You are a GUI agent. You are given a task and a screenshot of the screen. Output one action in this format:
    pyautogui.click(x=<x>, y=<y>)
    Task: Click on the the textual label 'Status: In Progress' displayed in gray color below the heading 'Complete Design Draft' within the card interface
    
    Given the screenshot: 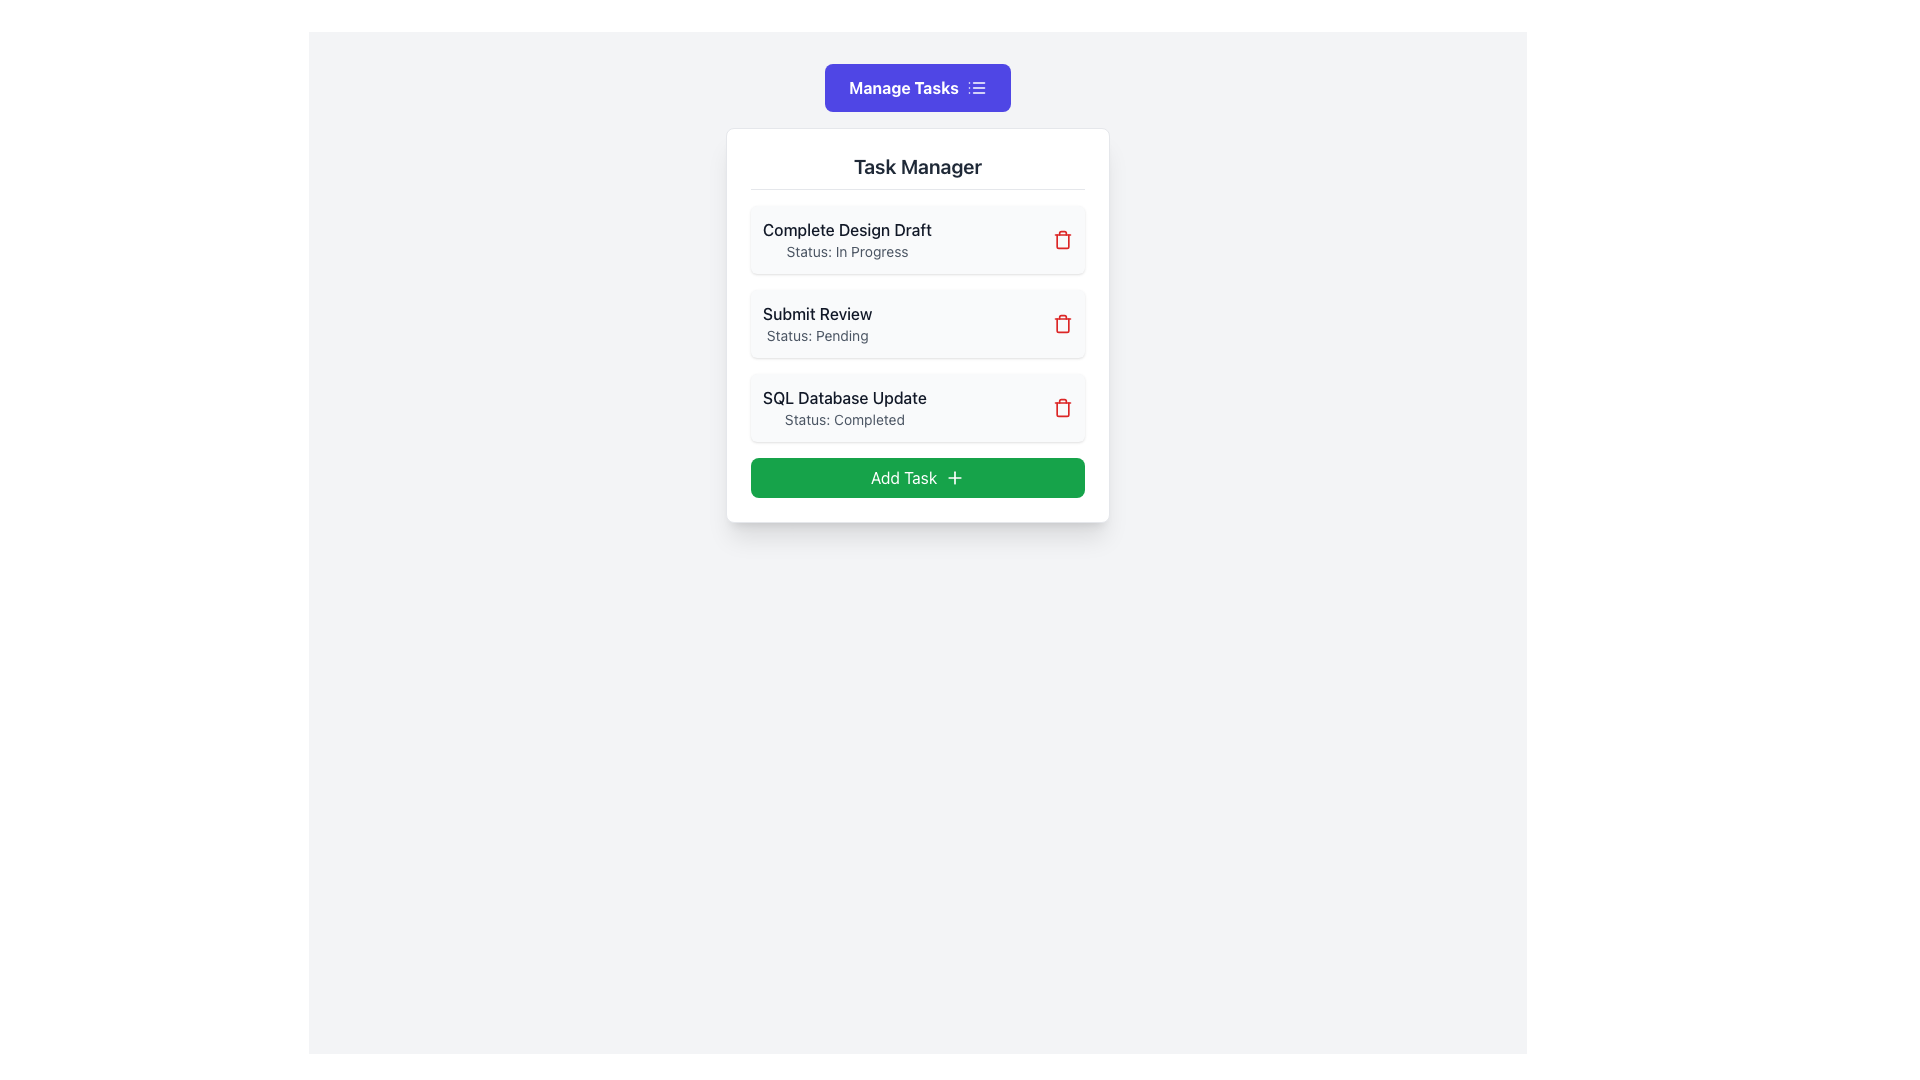 What is the action you would take?
    pyautogui.click(x=847, y=250)
    